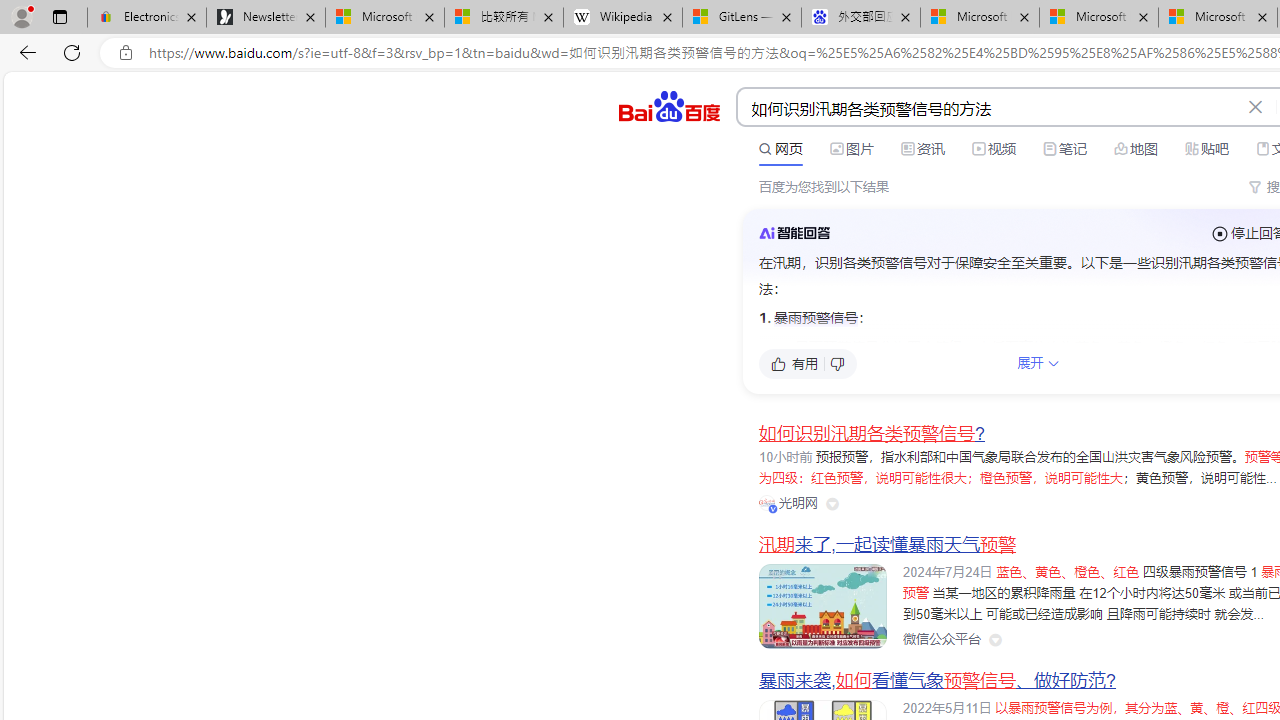 The height and width of the screenshot is (720, 1280). What do you see at coordinates (622, 17) in the screenshot?
I see `'Wikipedia'` at bounding box center [622, 17].